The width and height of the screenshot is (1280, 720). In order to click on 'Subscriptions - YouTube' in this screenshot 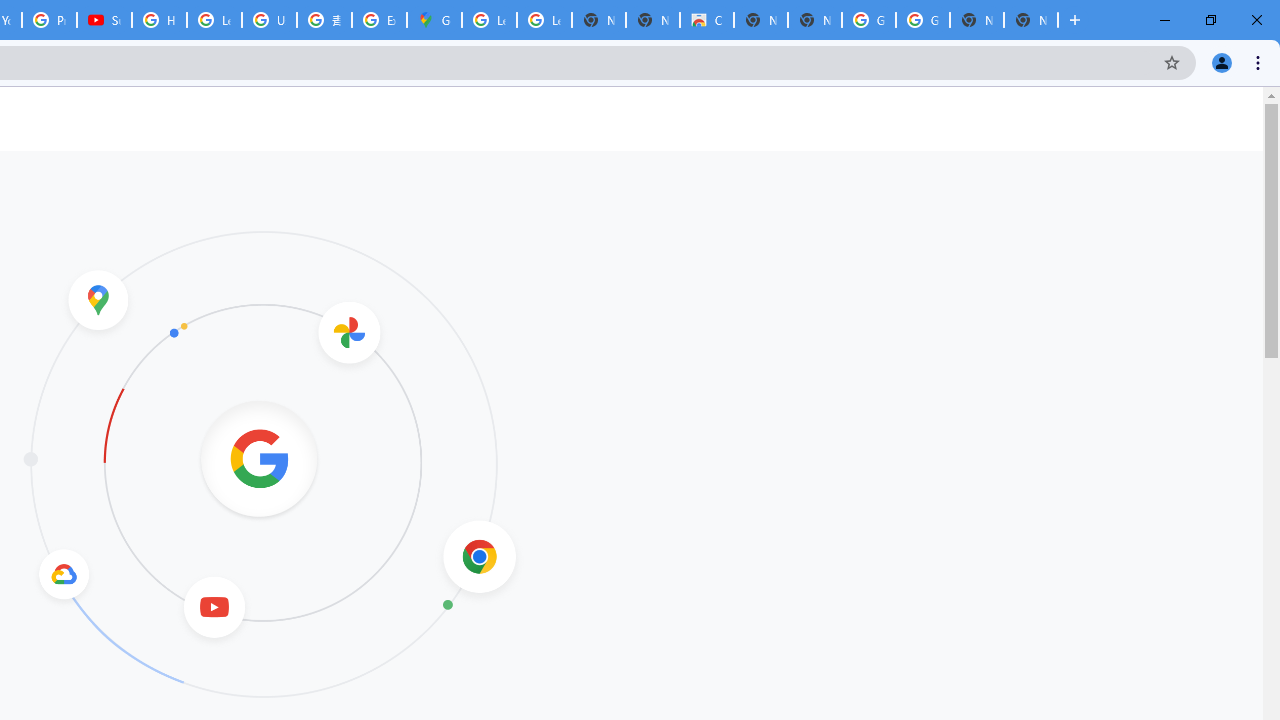, I will do `click(103, 20)`.